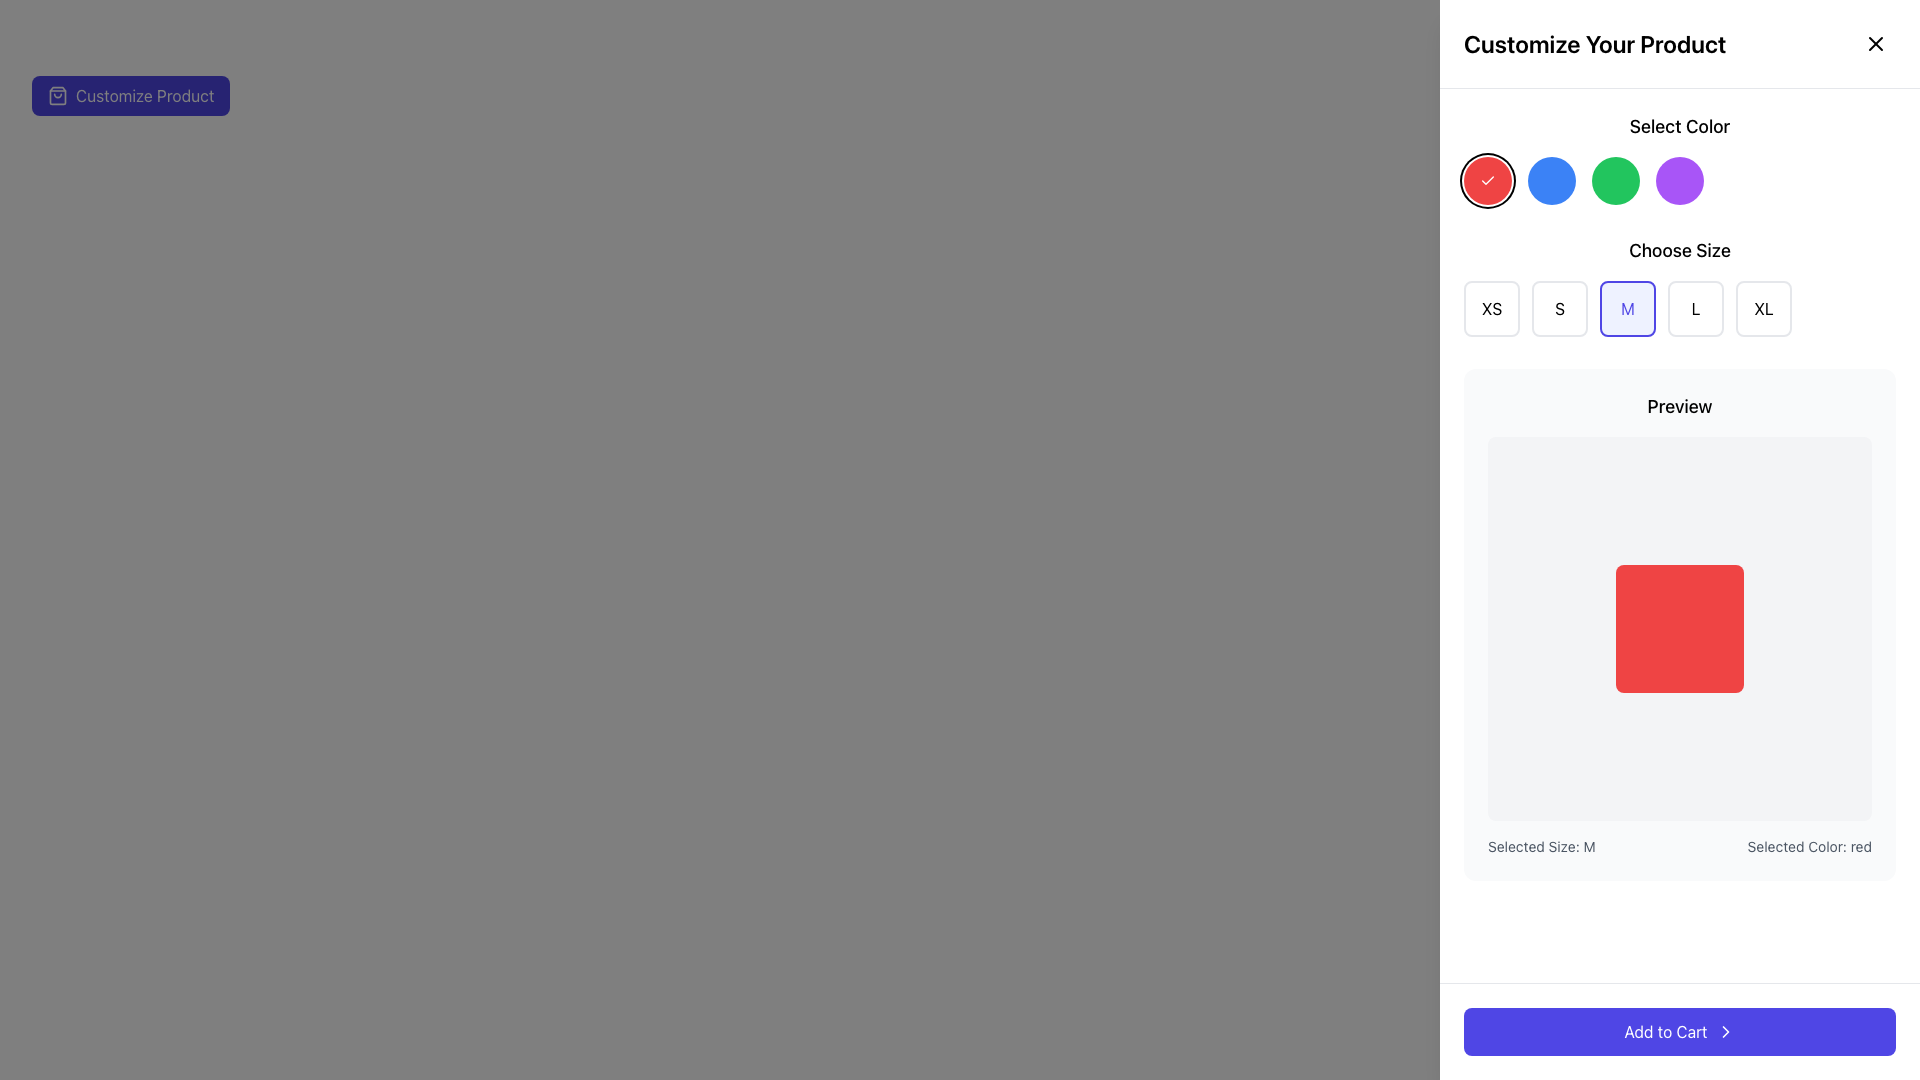 The width and height of the screenshot is (1920, 1080). Describe the element at coordinates (130, 96) in the screenshot. I see `the customization button located near the top-left corner of the interface to observe its hover effect` at that location.